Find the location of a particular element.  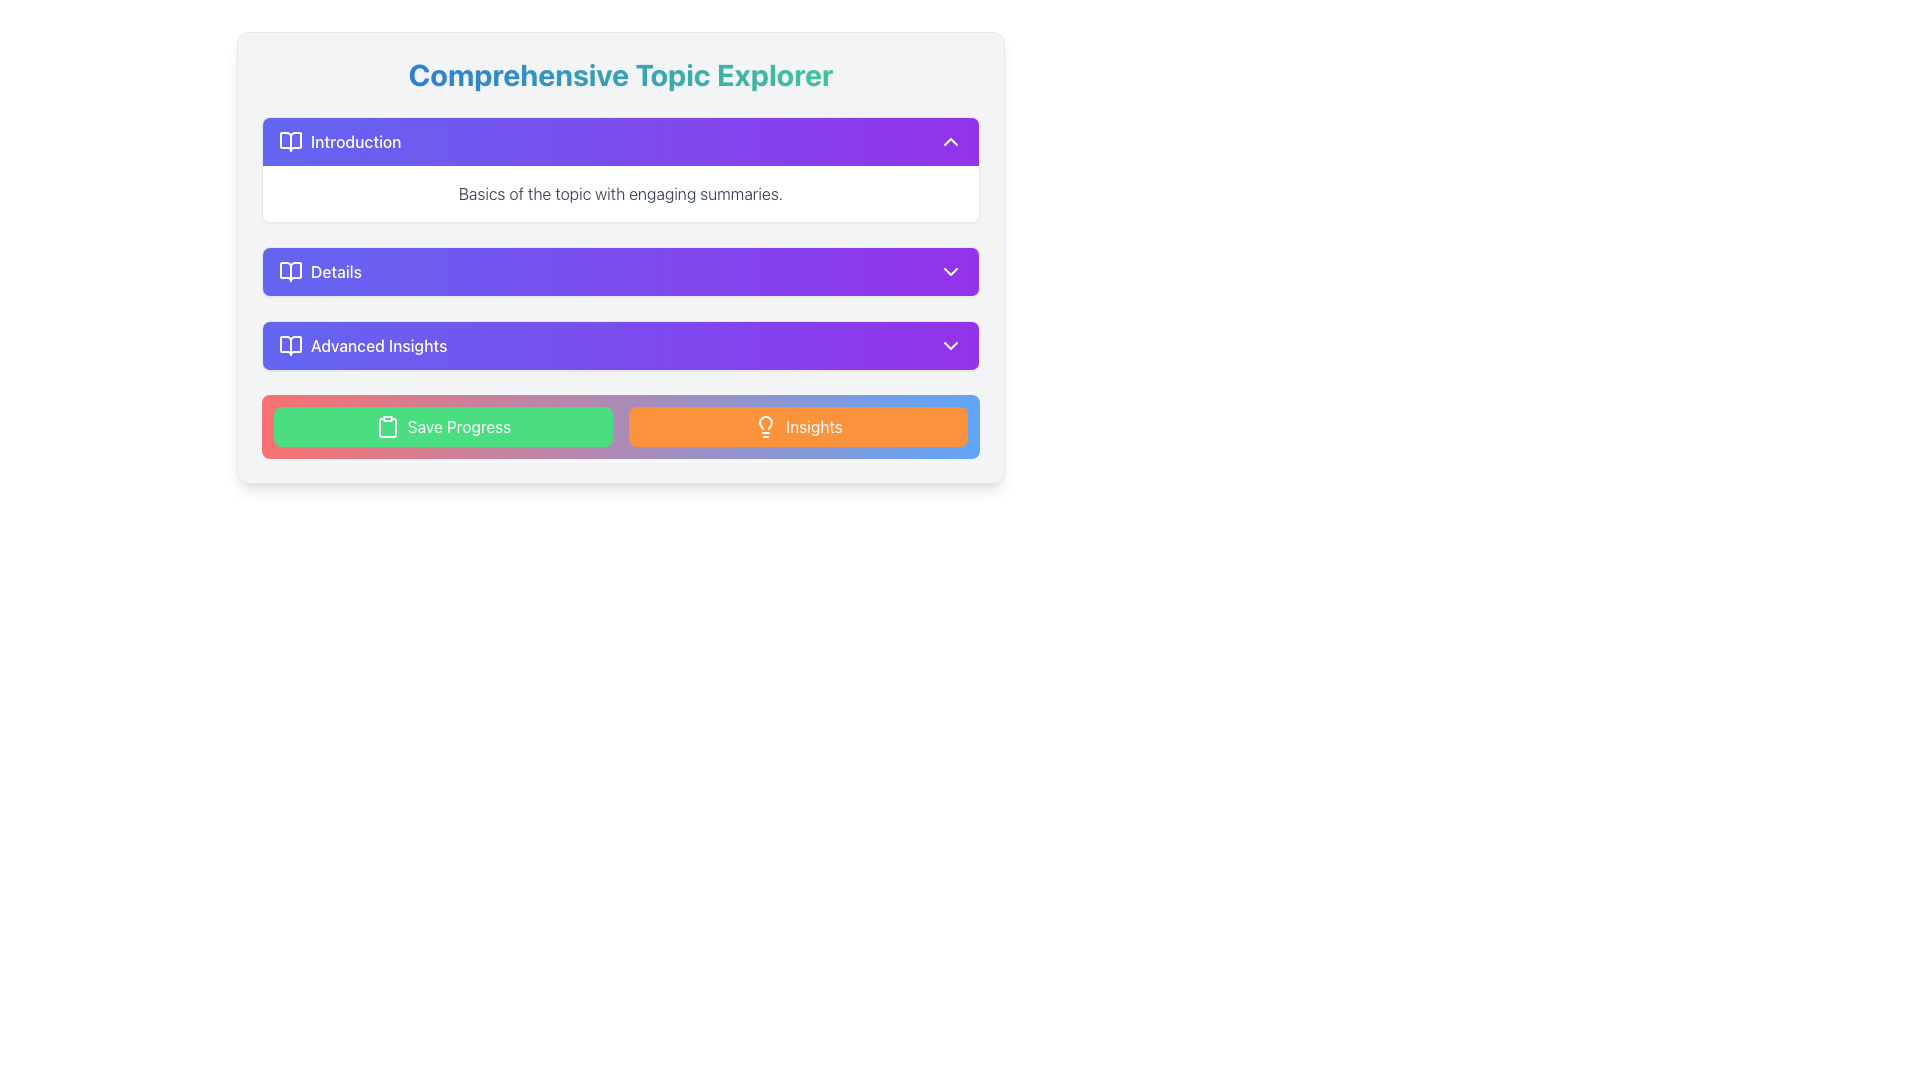

the chevron-down icon located on the right side of the 'Details' section header is located at coordinates (949, 272).